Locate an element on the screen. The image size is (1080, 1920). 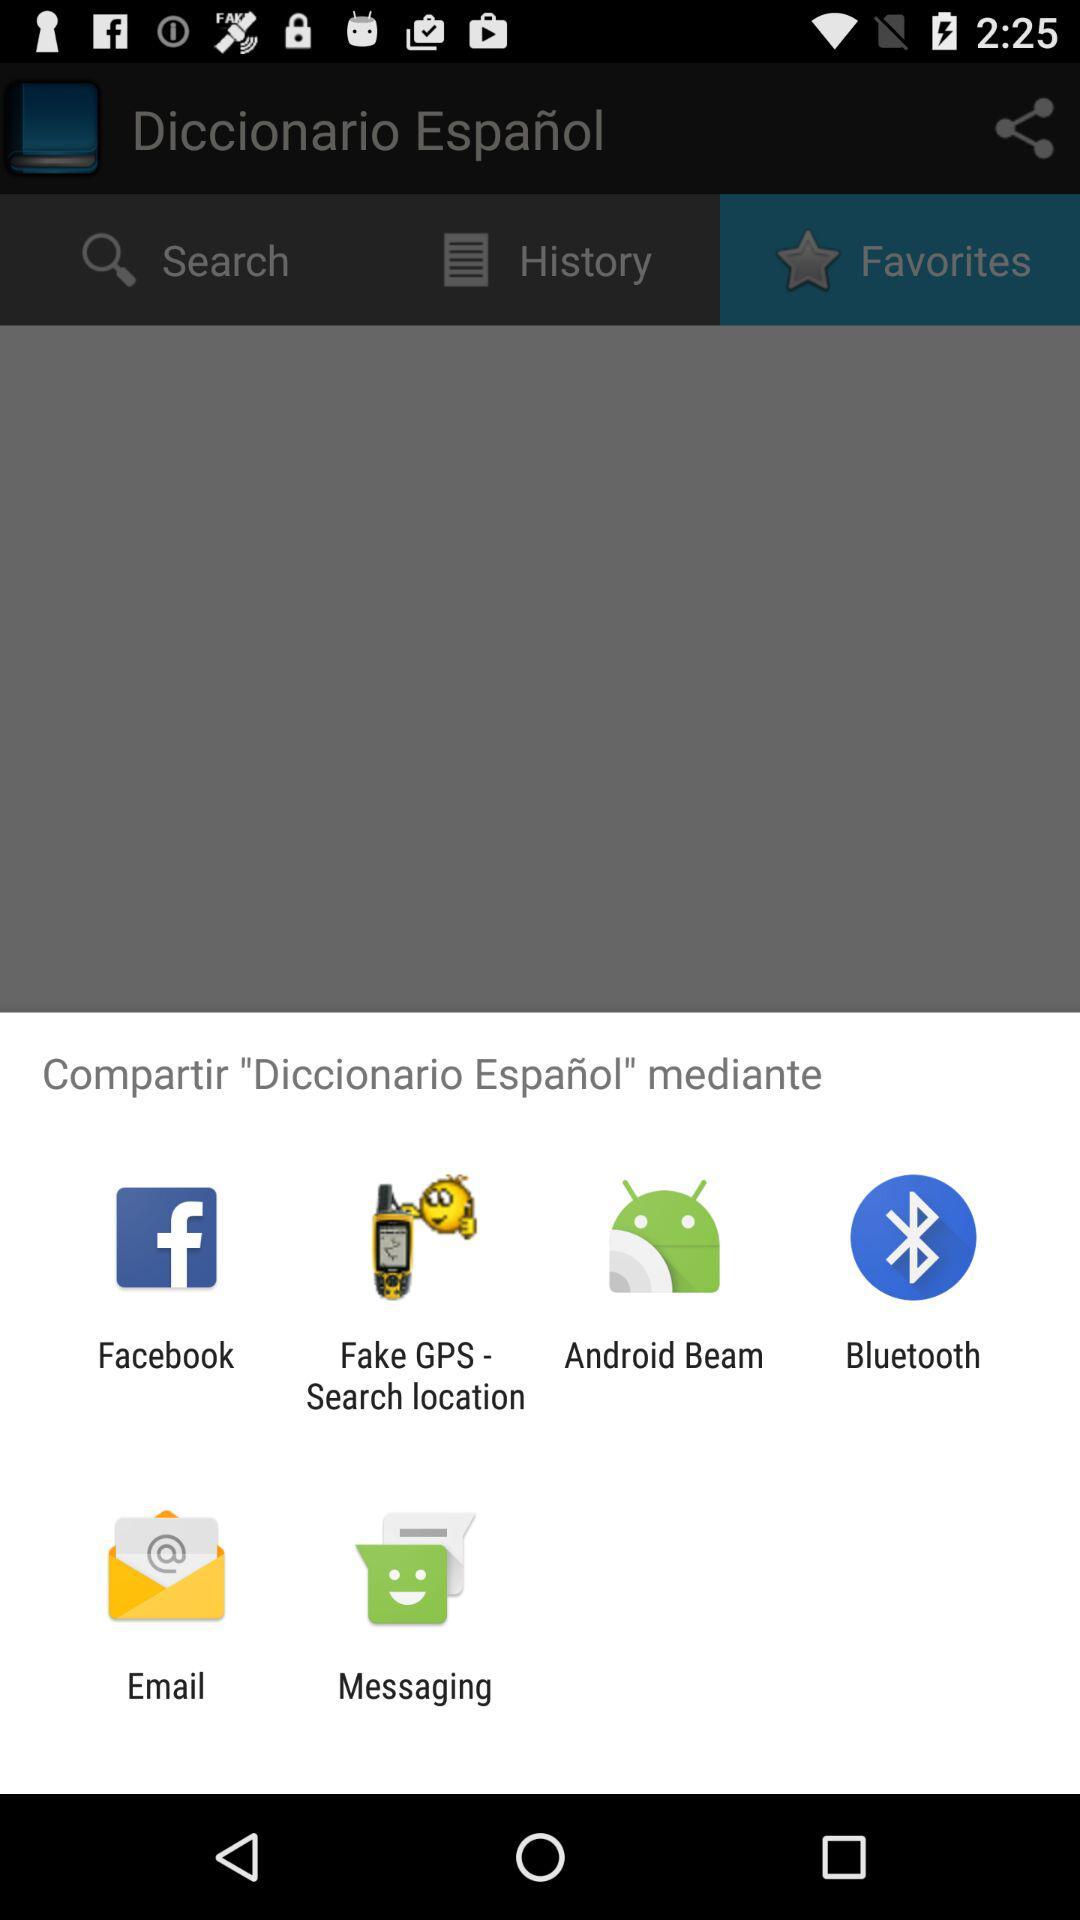
the email app is located at coordinates (165, 1705).